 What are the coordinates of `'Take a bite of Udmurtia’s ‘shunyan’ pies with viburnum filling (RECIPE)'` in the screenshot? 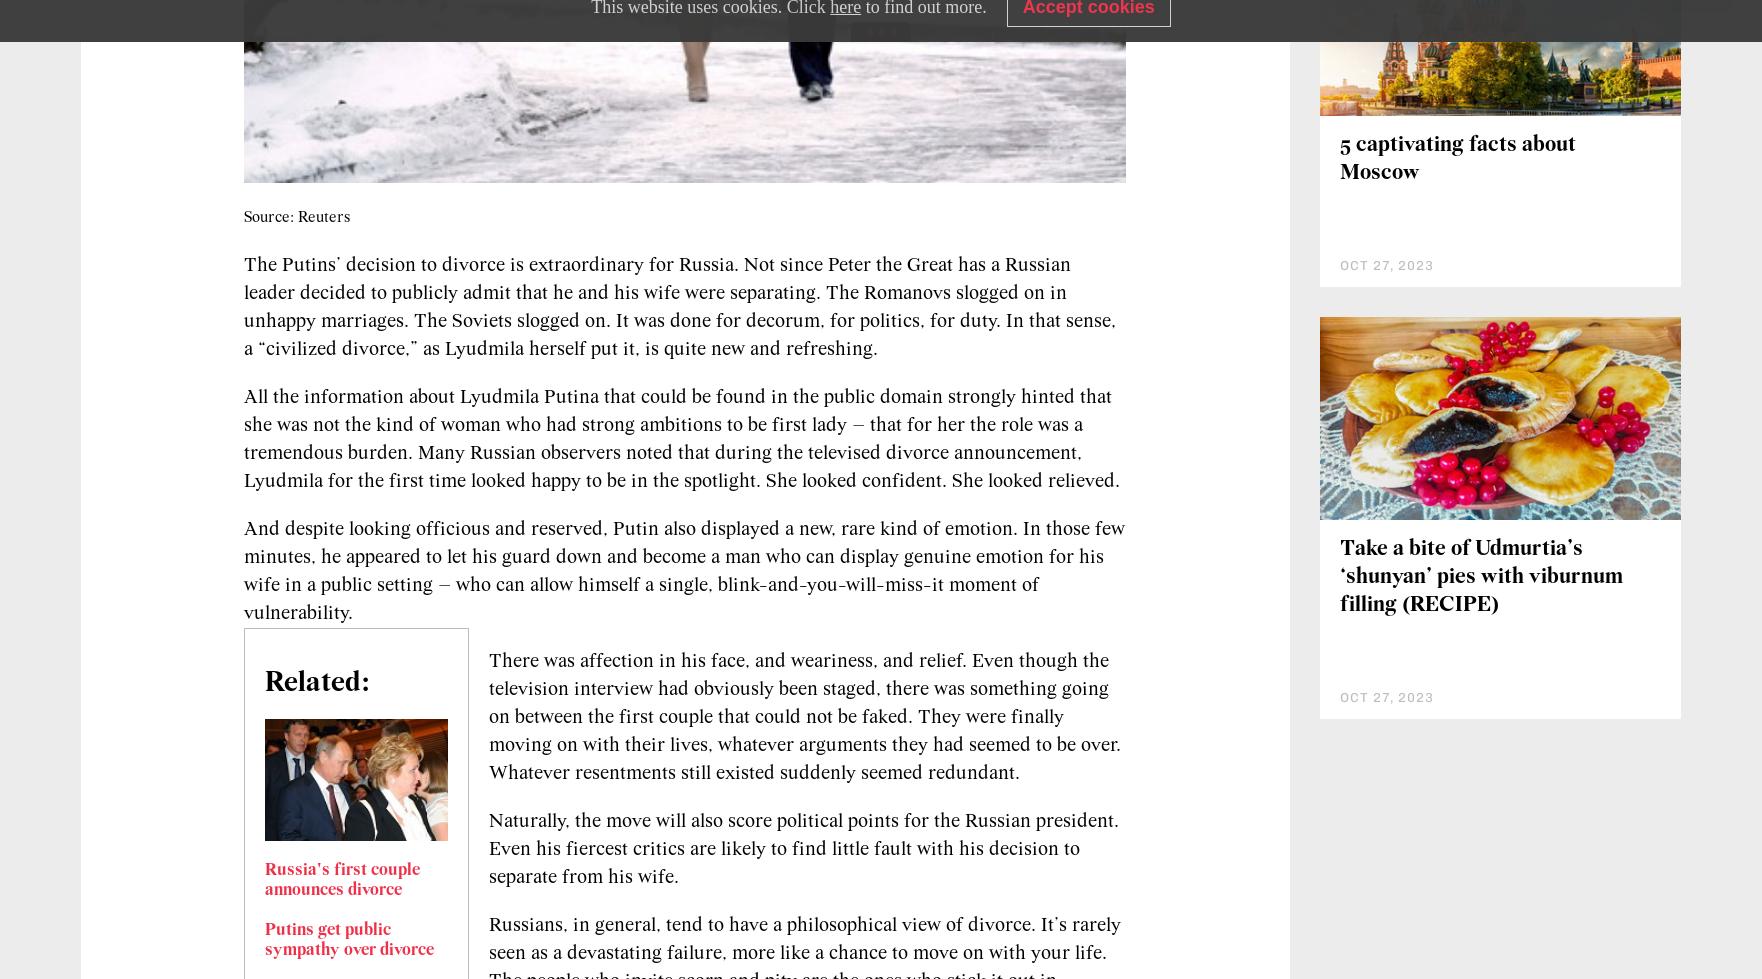 It's located at (1480, 576).